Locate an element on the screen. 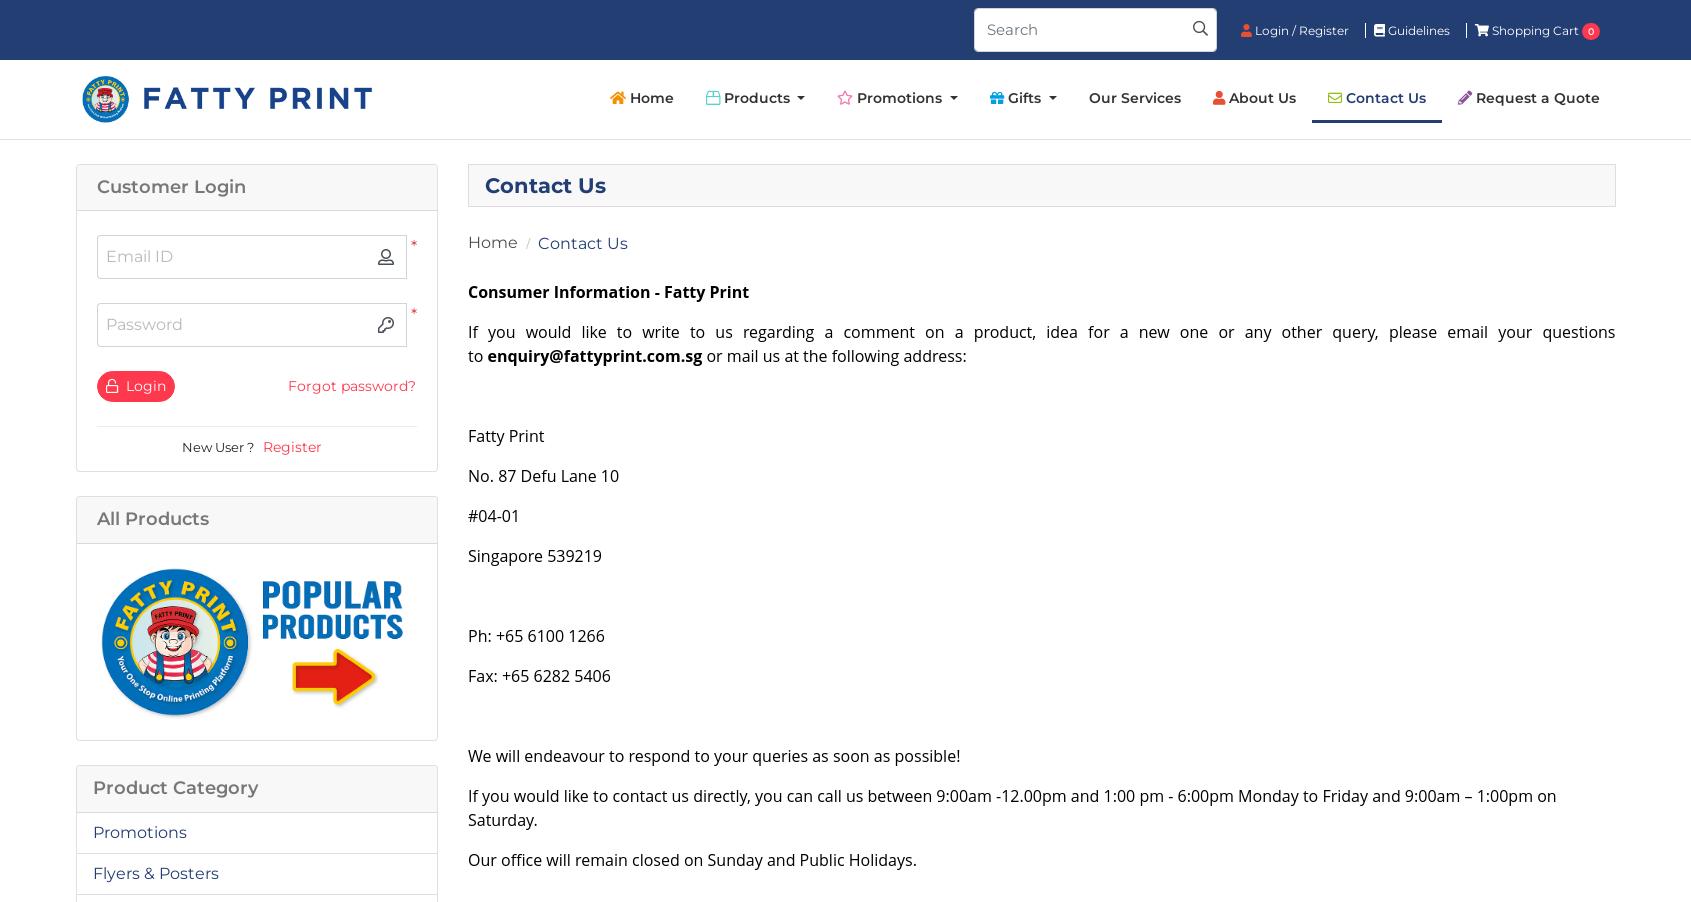  'All Products' is located at coordinates (152, 517).